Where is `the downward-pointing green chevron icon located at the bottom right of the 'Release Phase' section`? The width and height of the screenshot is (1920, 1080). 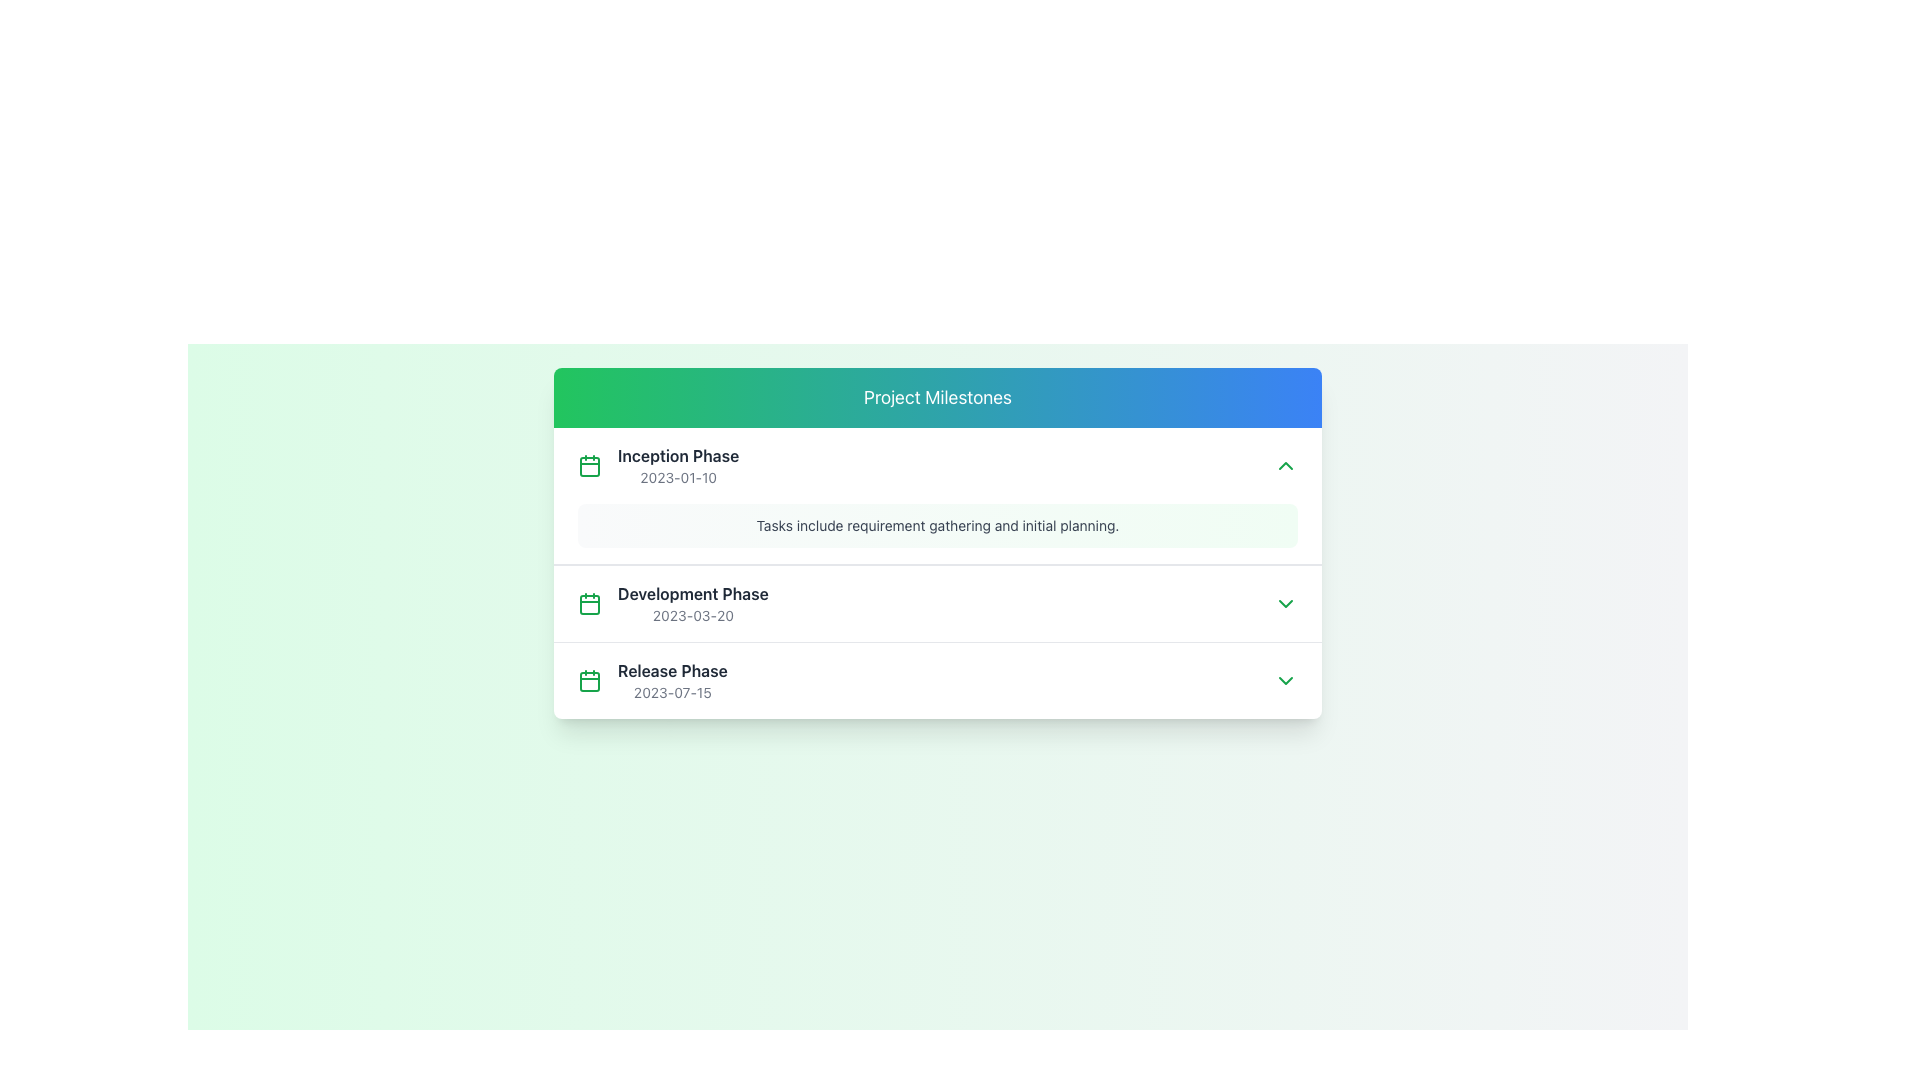
the downward-pointing green chevron icon located at the bottom right of the 'Release Phase' section is located at coordinates (1286, 680).